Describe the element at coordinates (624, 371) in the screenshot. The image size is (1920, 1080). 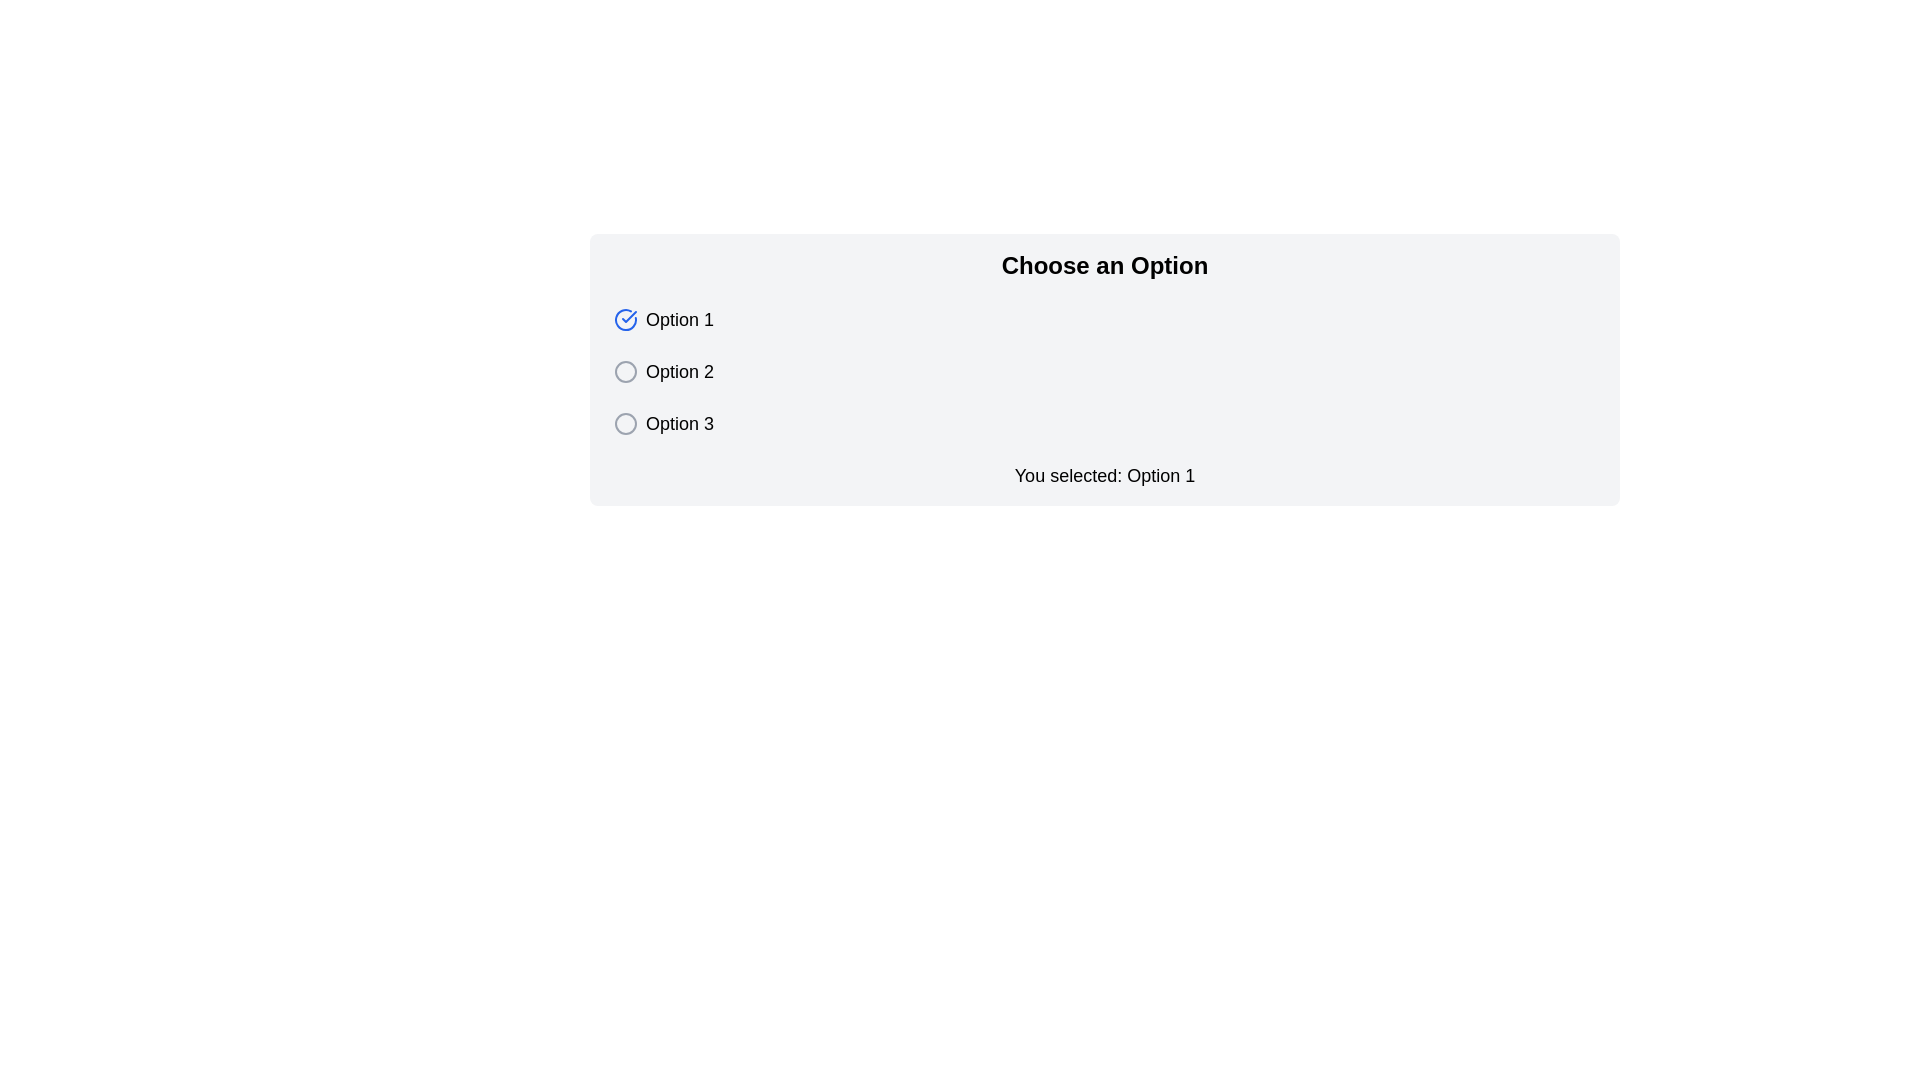
I see `the unselected radio button next to the label 'Option 2'` at that location.